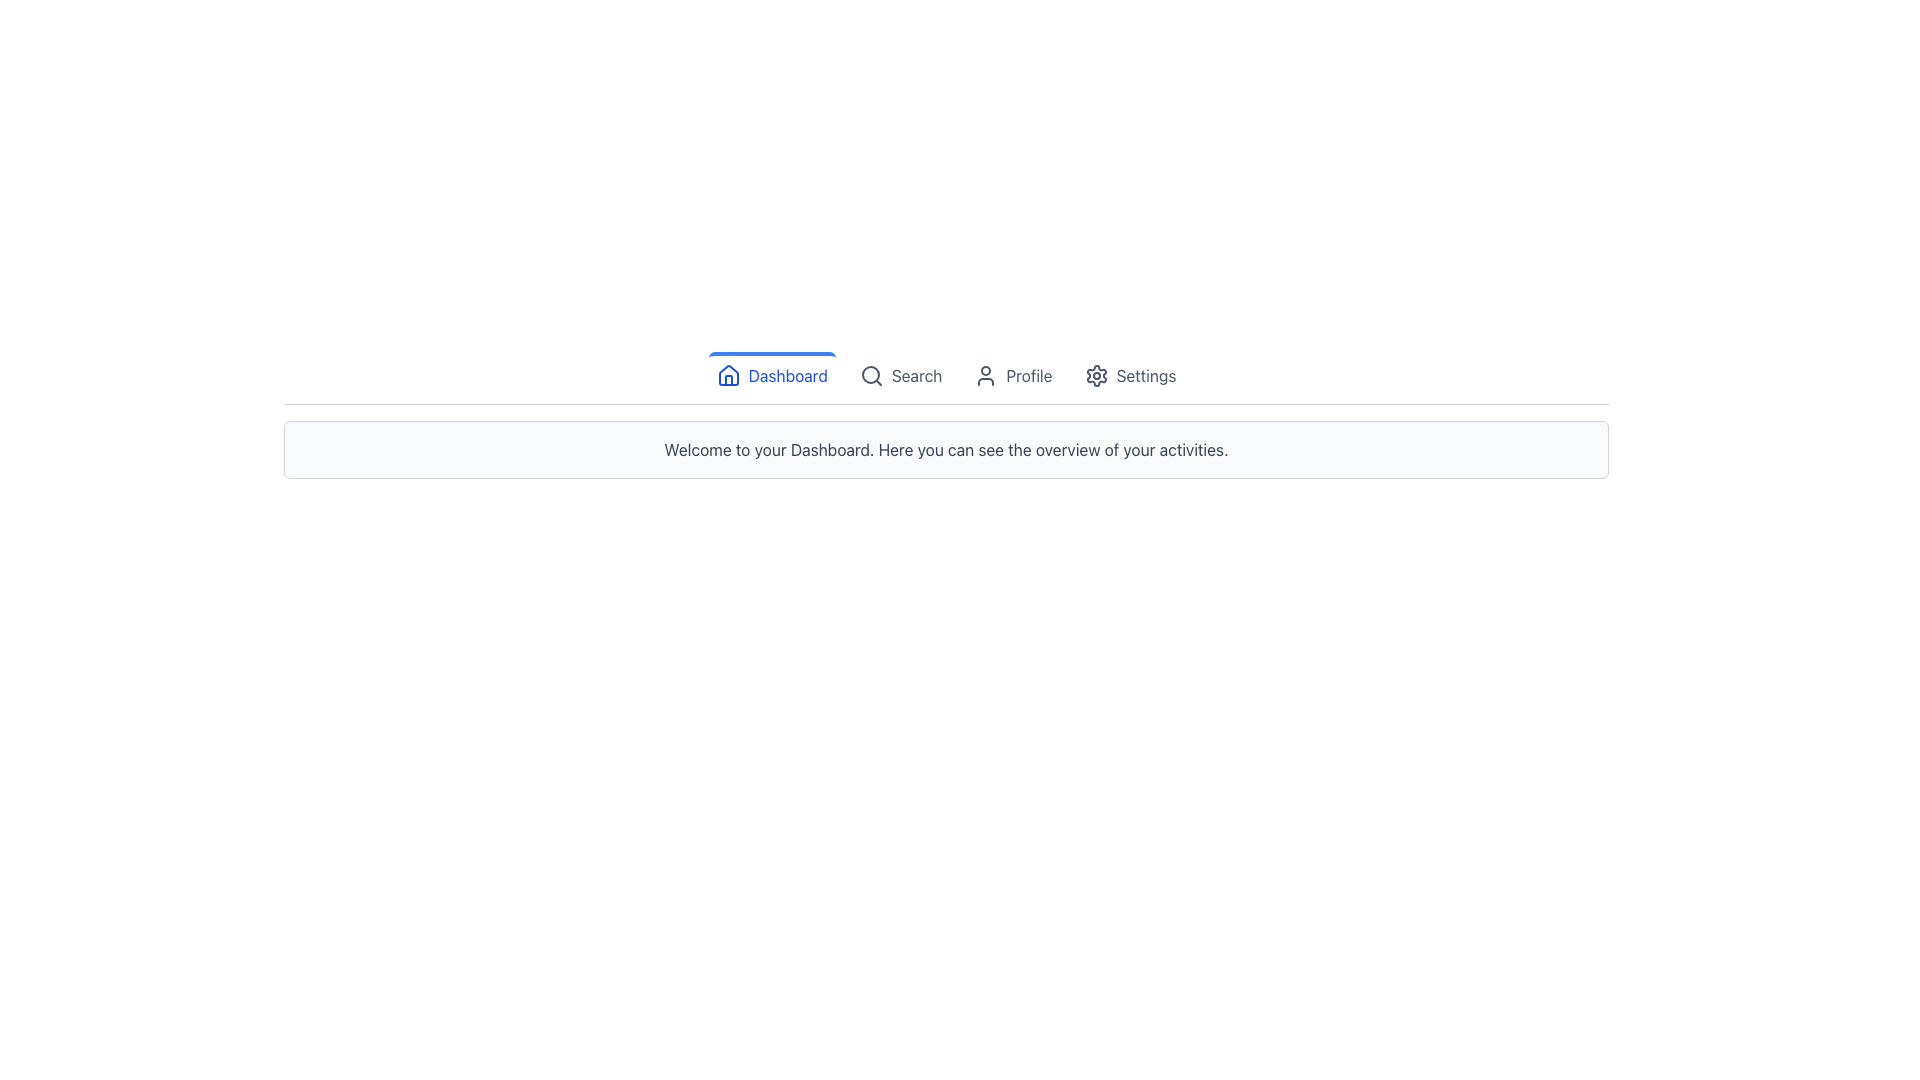  Describe the element at coordinates (945, 450) in the screenshot. I see `the static text element that displays the welcome message and dashboard description, located below the main navigation bar, centrally aligned within a bordered light gray background` at that location.